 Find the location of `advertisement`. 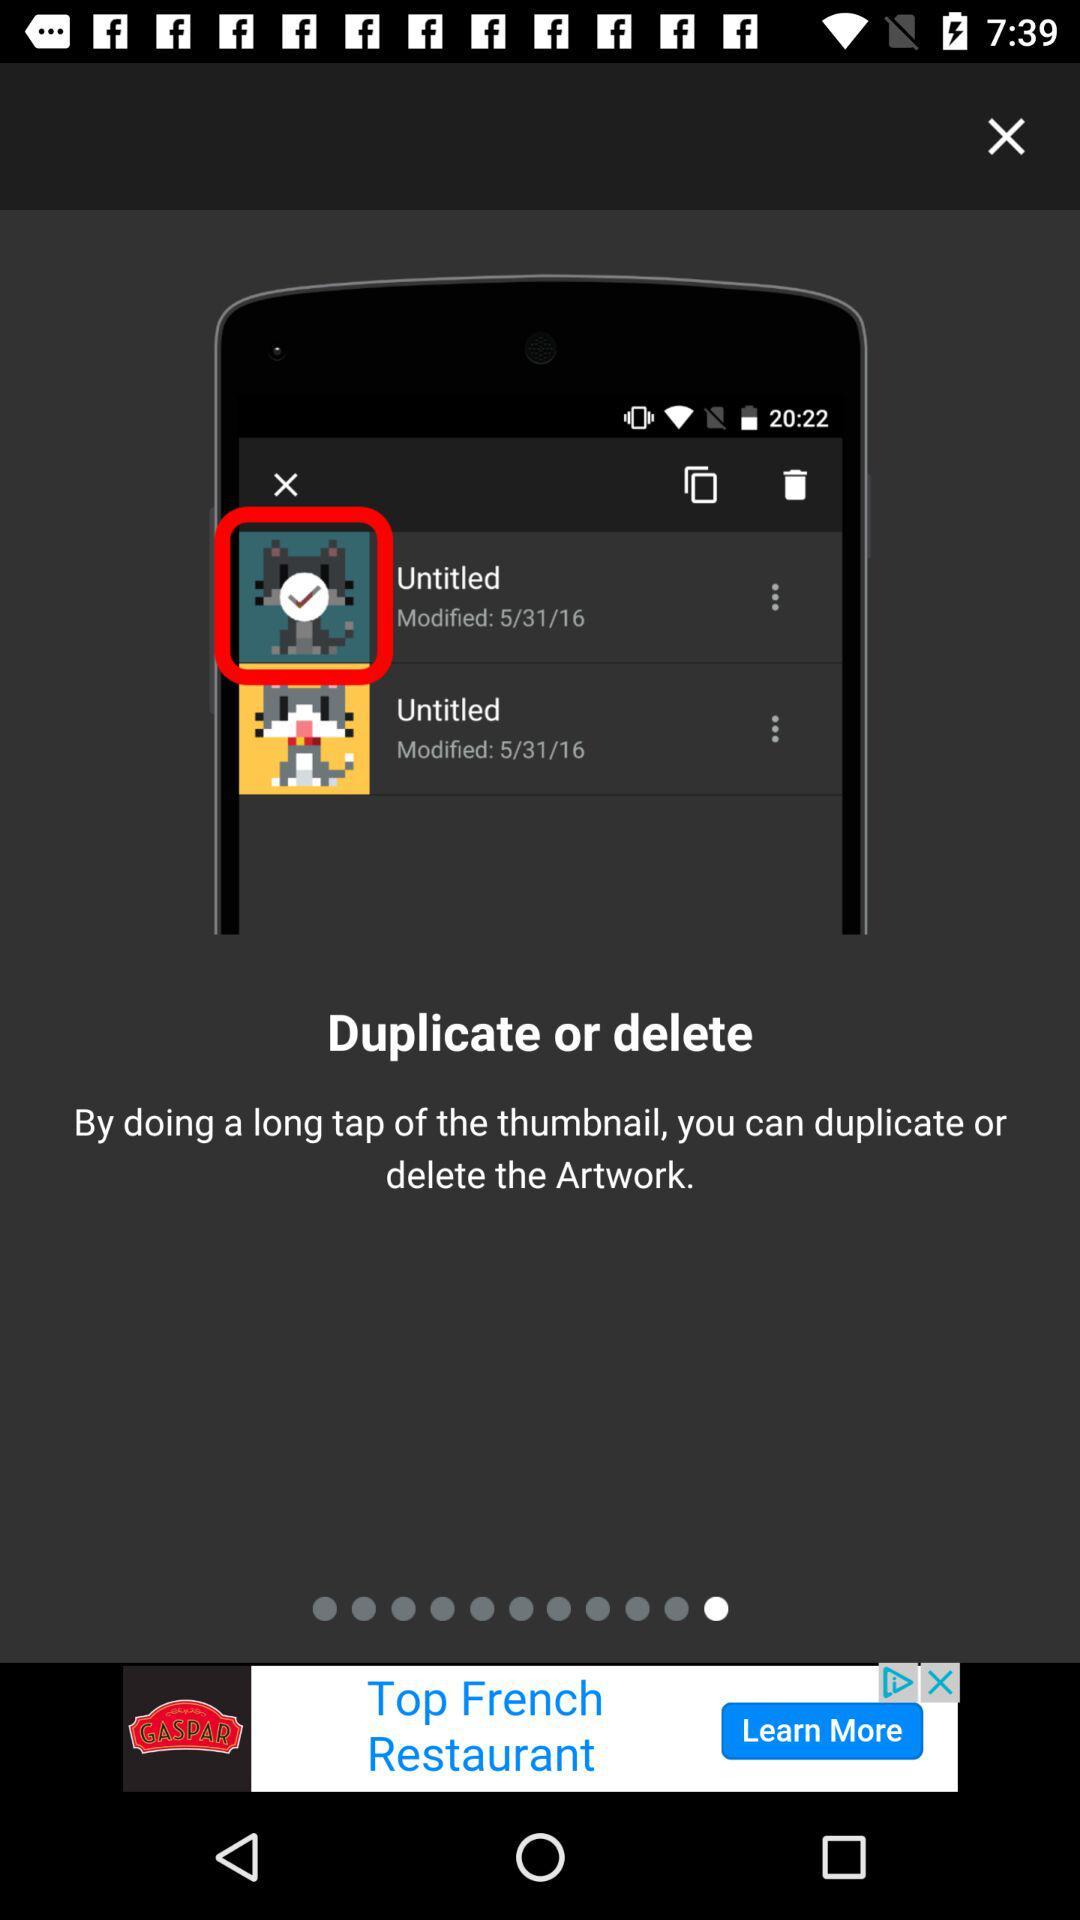

advertisement is located at coordinates (540, 1727).